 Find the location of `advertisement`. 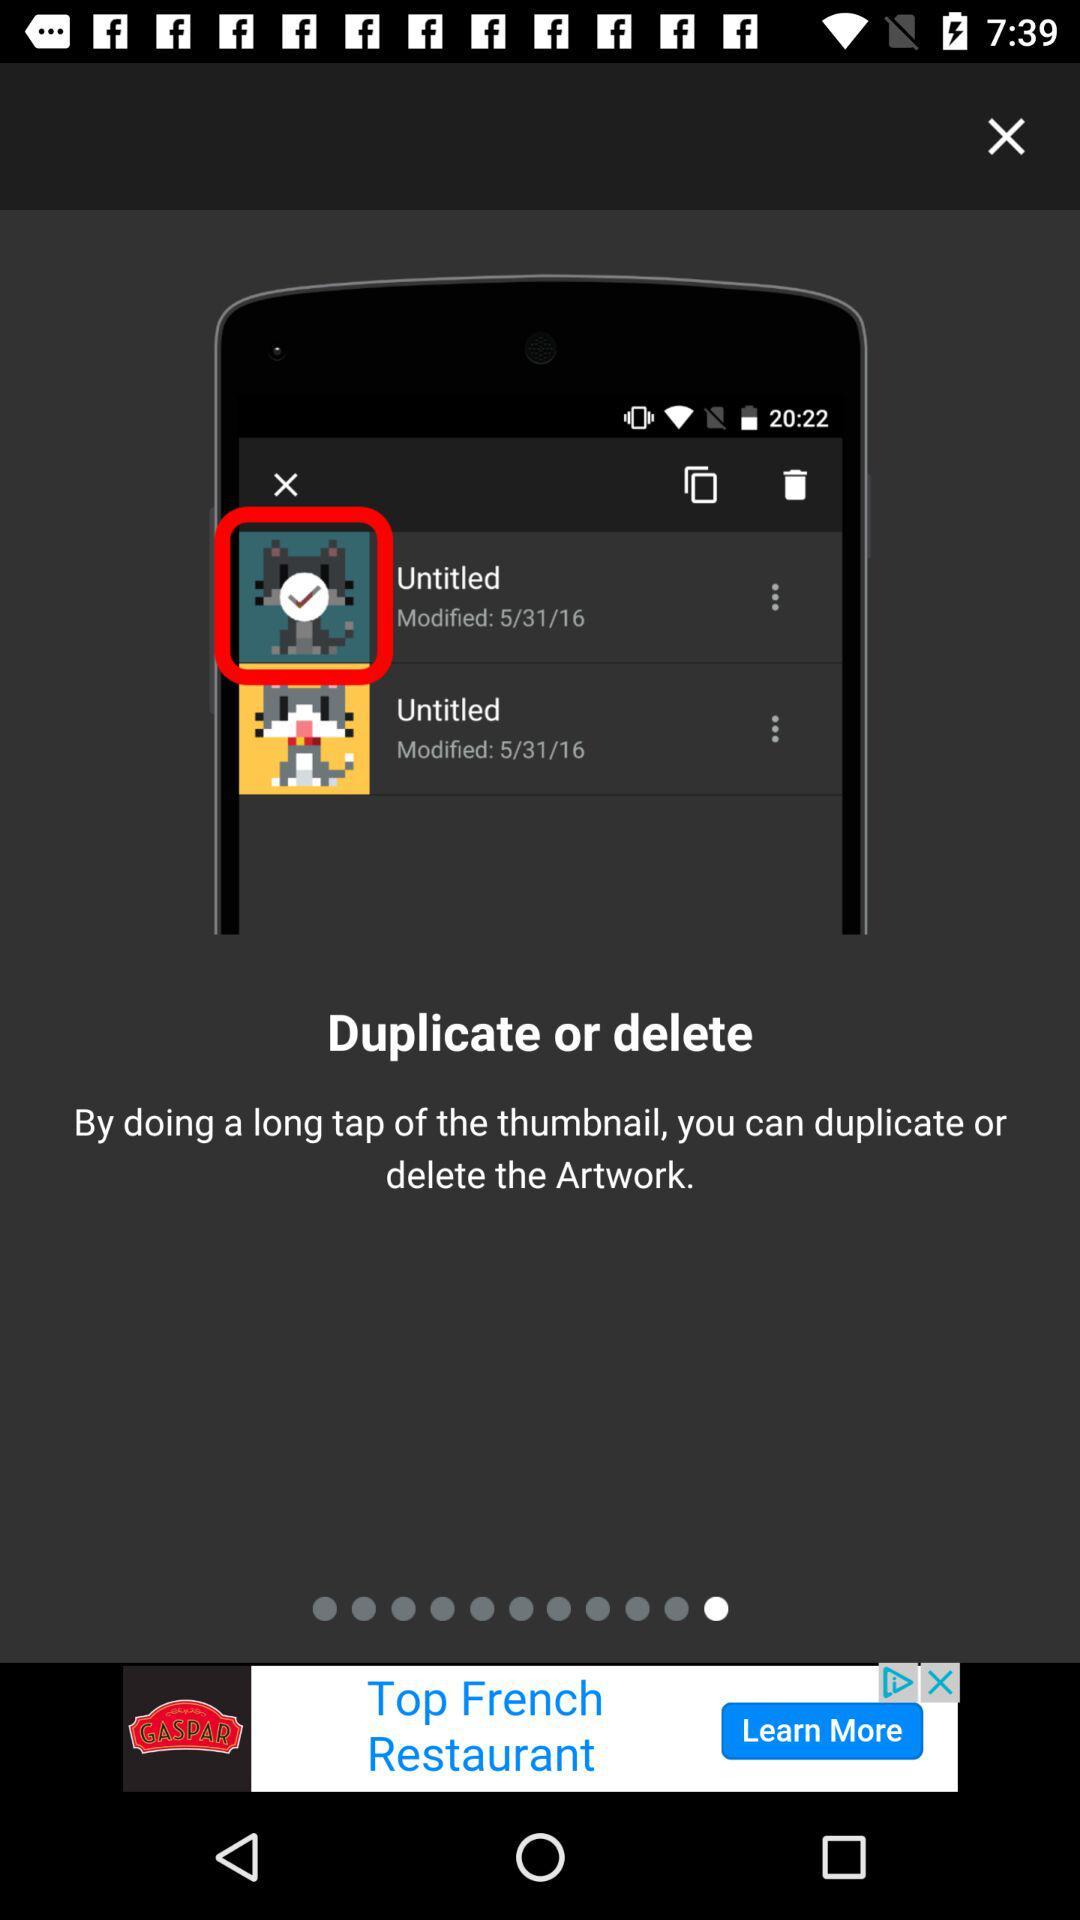

advertisement is located at coordinates (540, 1727).